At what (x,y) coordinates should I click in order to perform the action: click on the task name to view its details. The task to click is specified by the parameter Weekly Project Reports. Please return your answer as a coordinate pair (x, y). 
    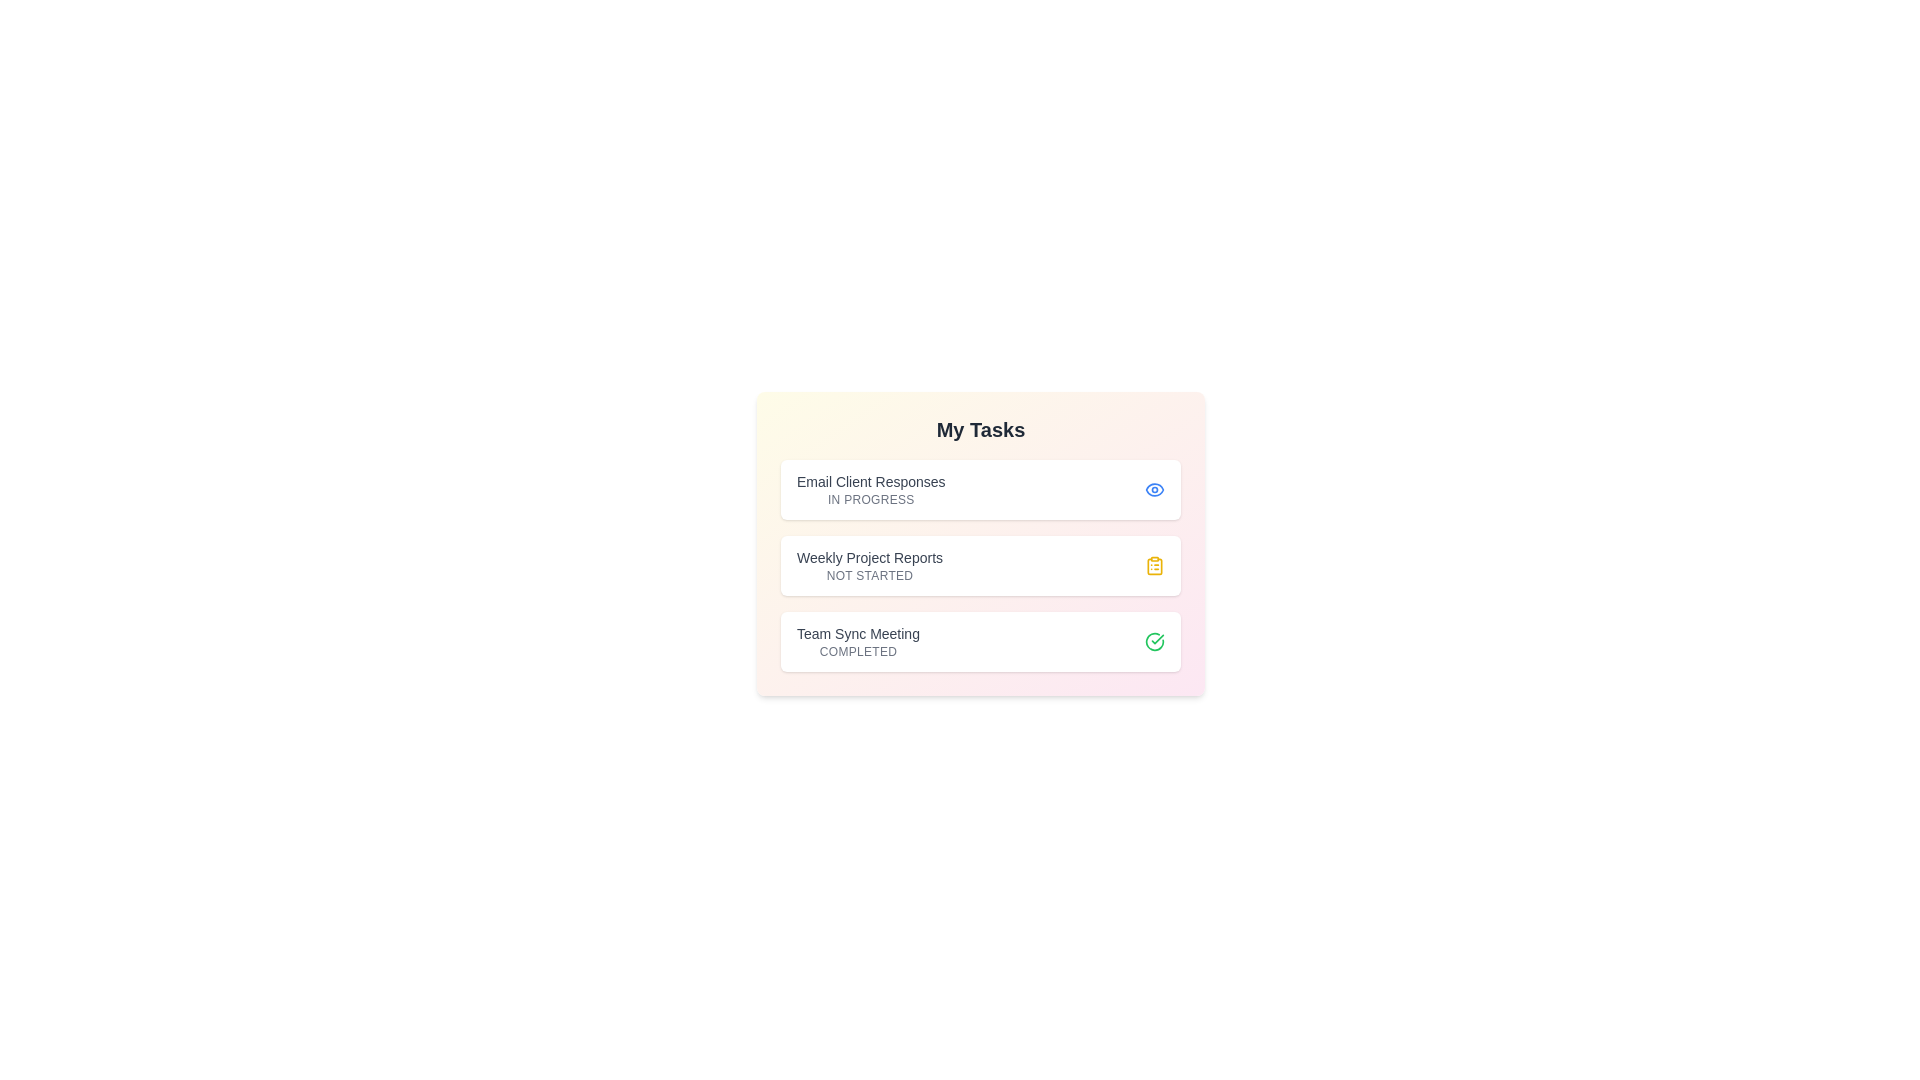
    Looking at the image, I should click on (869, 566).